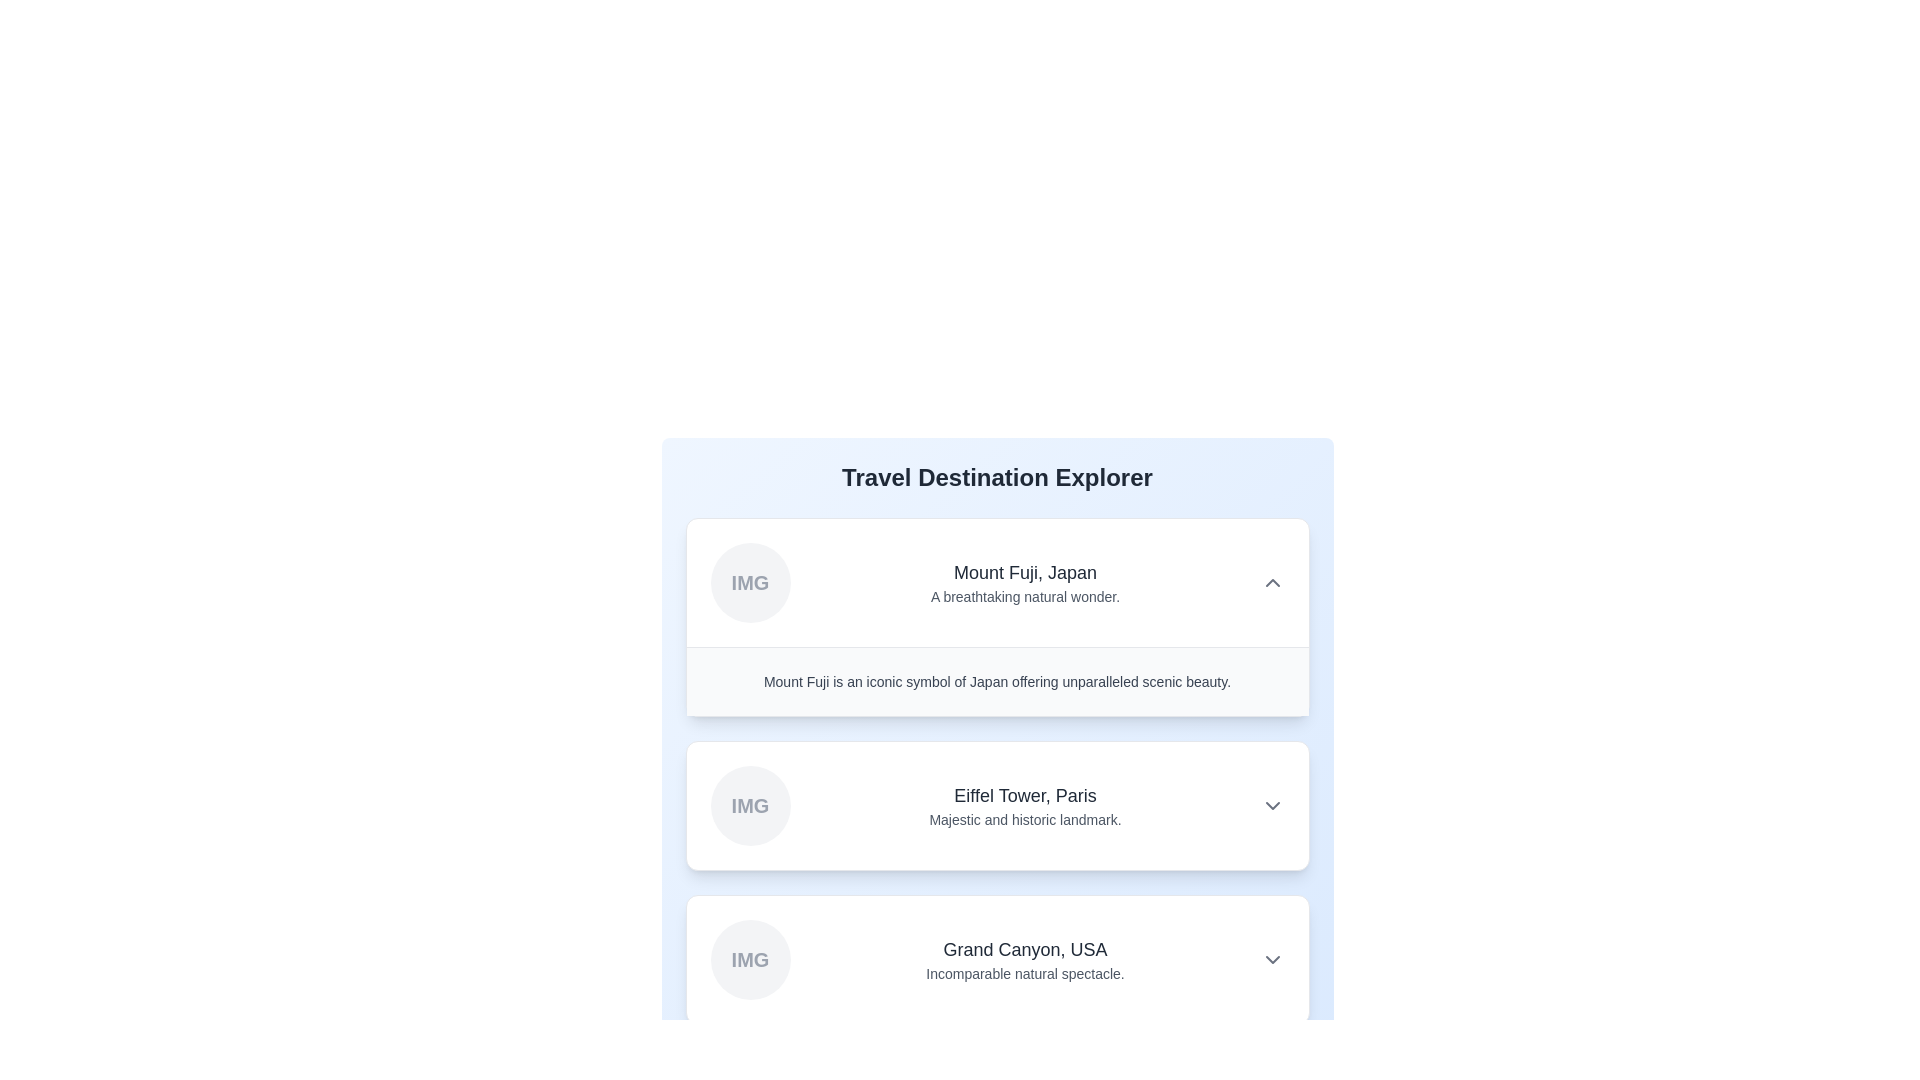 Image resolution: width=1920 pixels, height=1080 pixels. I want to click on the image placeholder of the destination Eiffel Tower, Paris, so click(749, 805).